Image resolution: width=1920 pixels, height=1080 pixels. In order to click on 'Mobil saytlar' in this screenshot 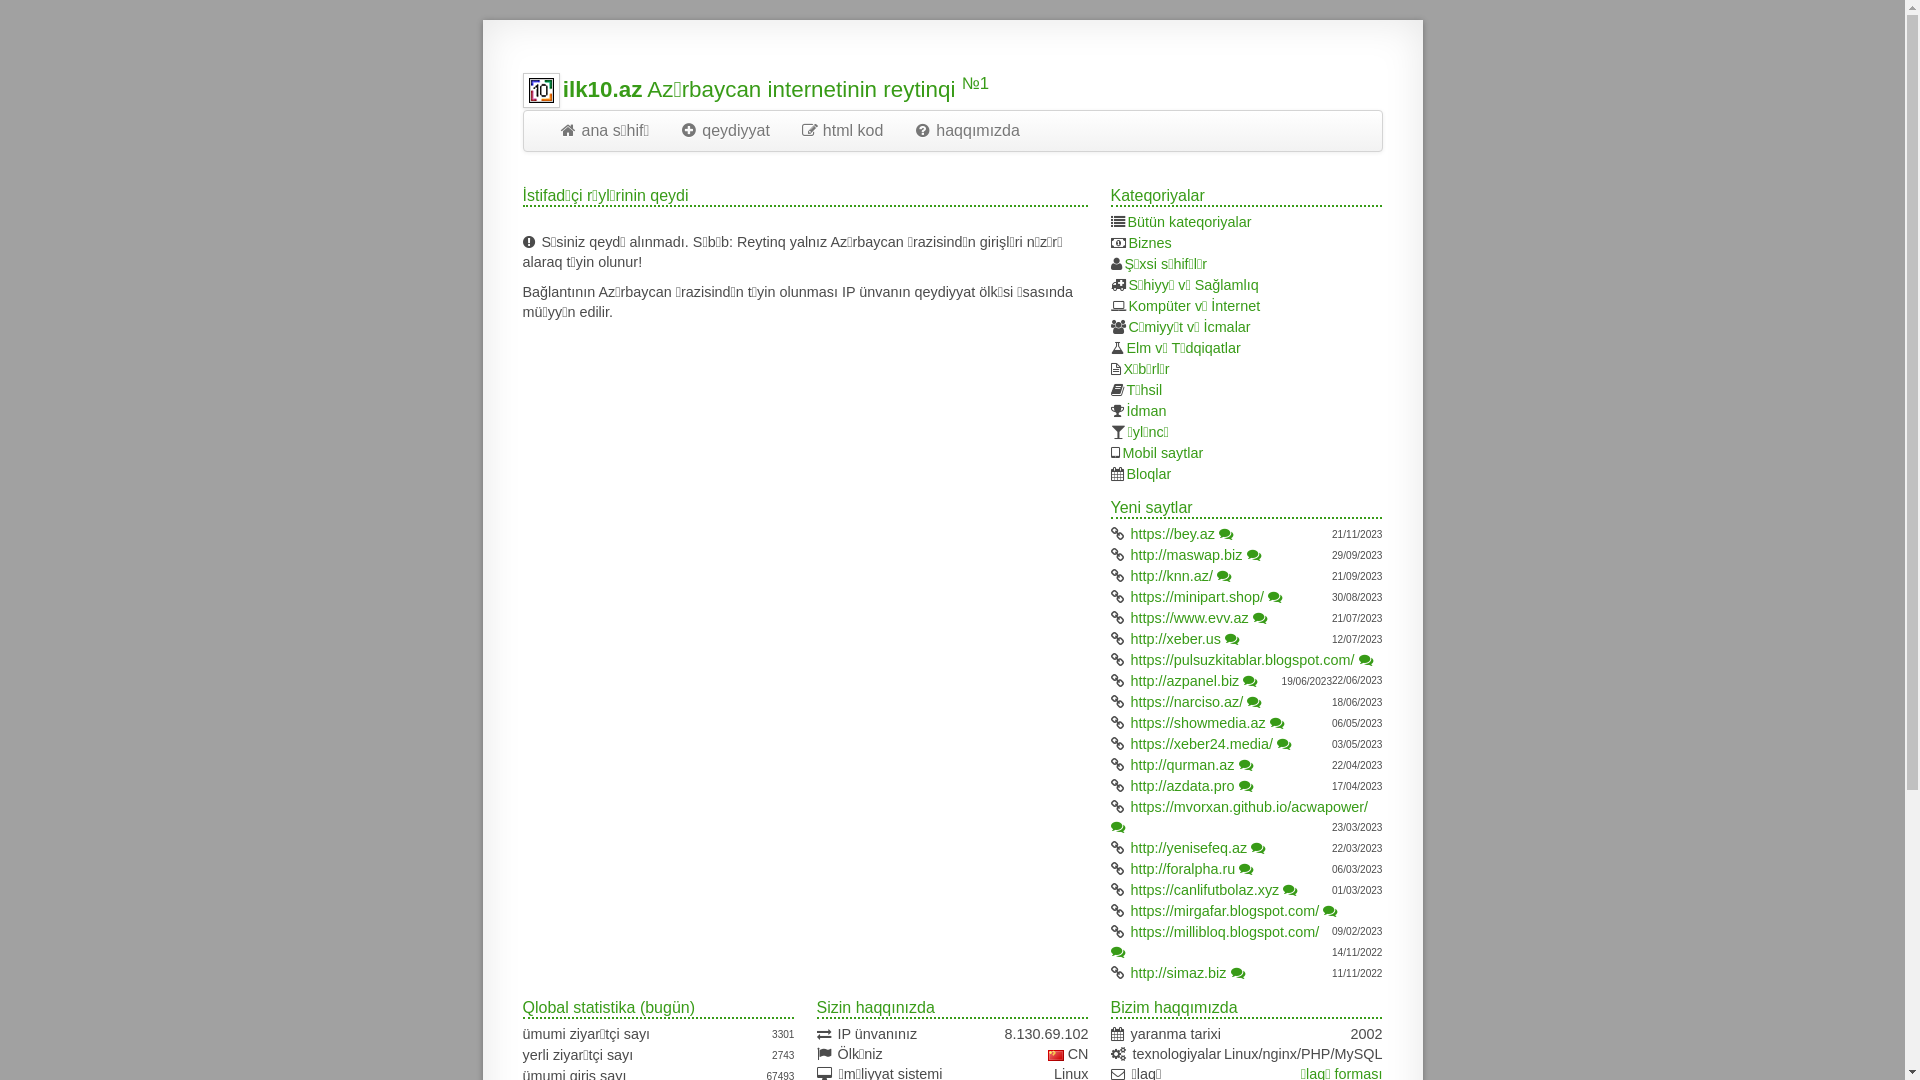, I will do `click(1163, 452)`.